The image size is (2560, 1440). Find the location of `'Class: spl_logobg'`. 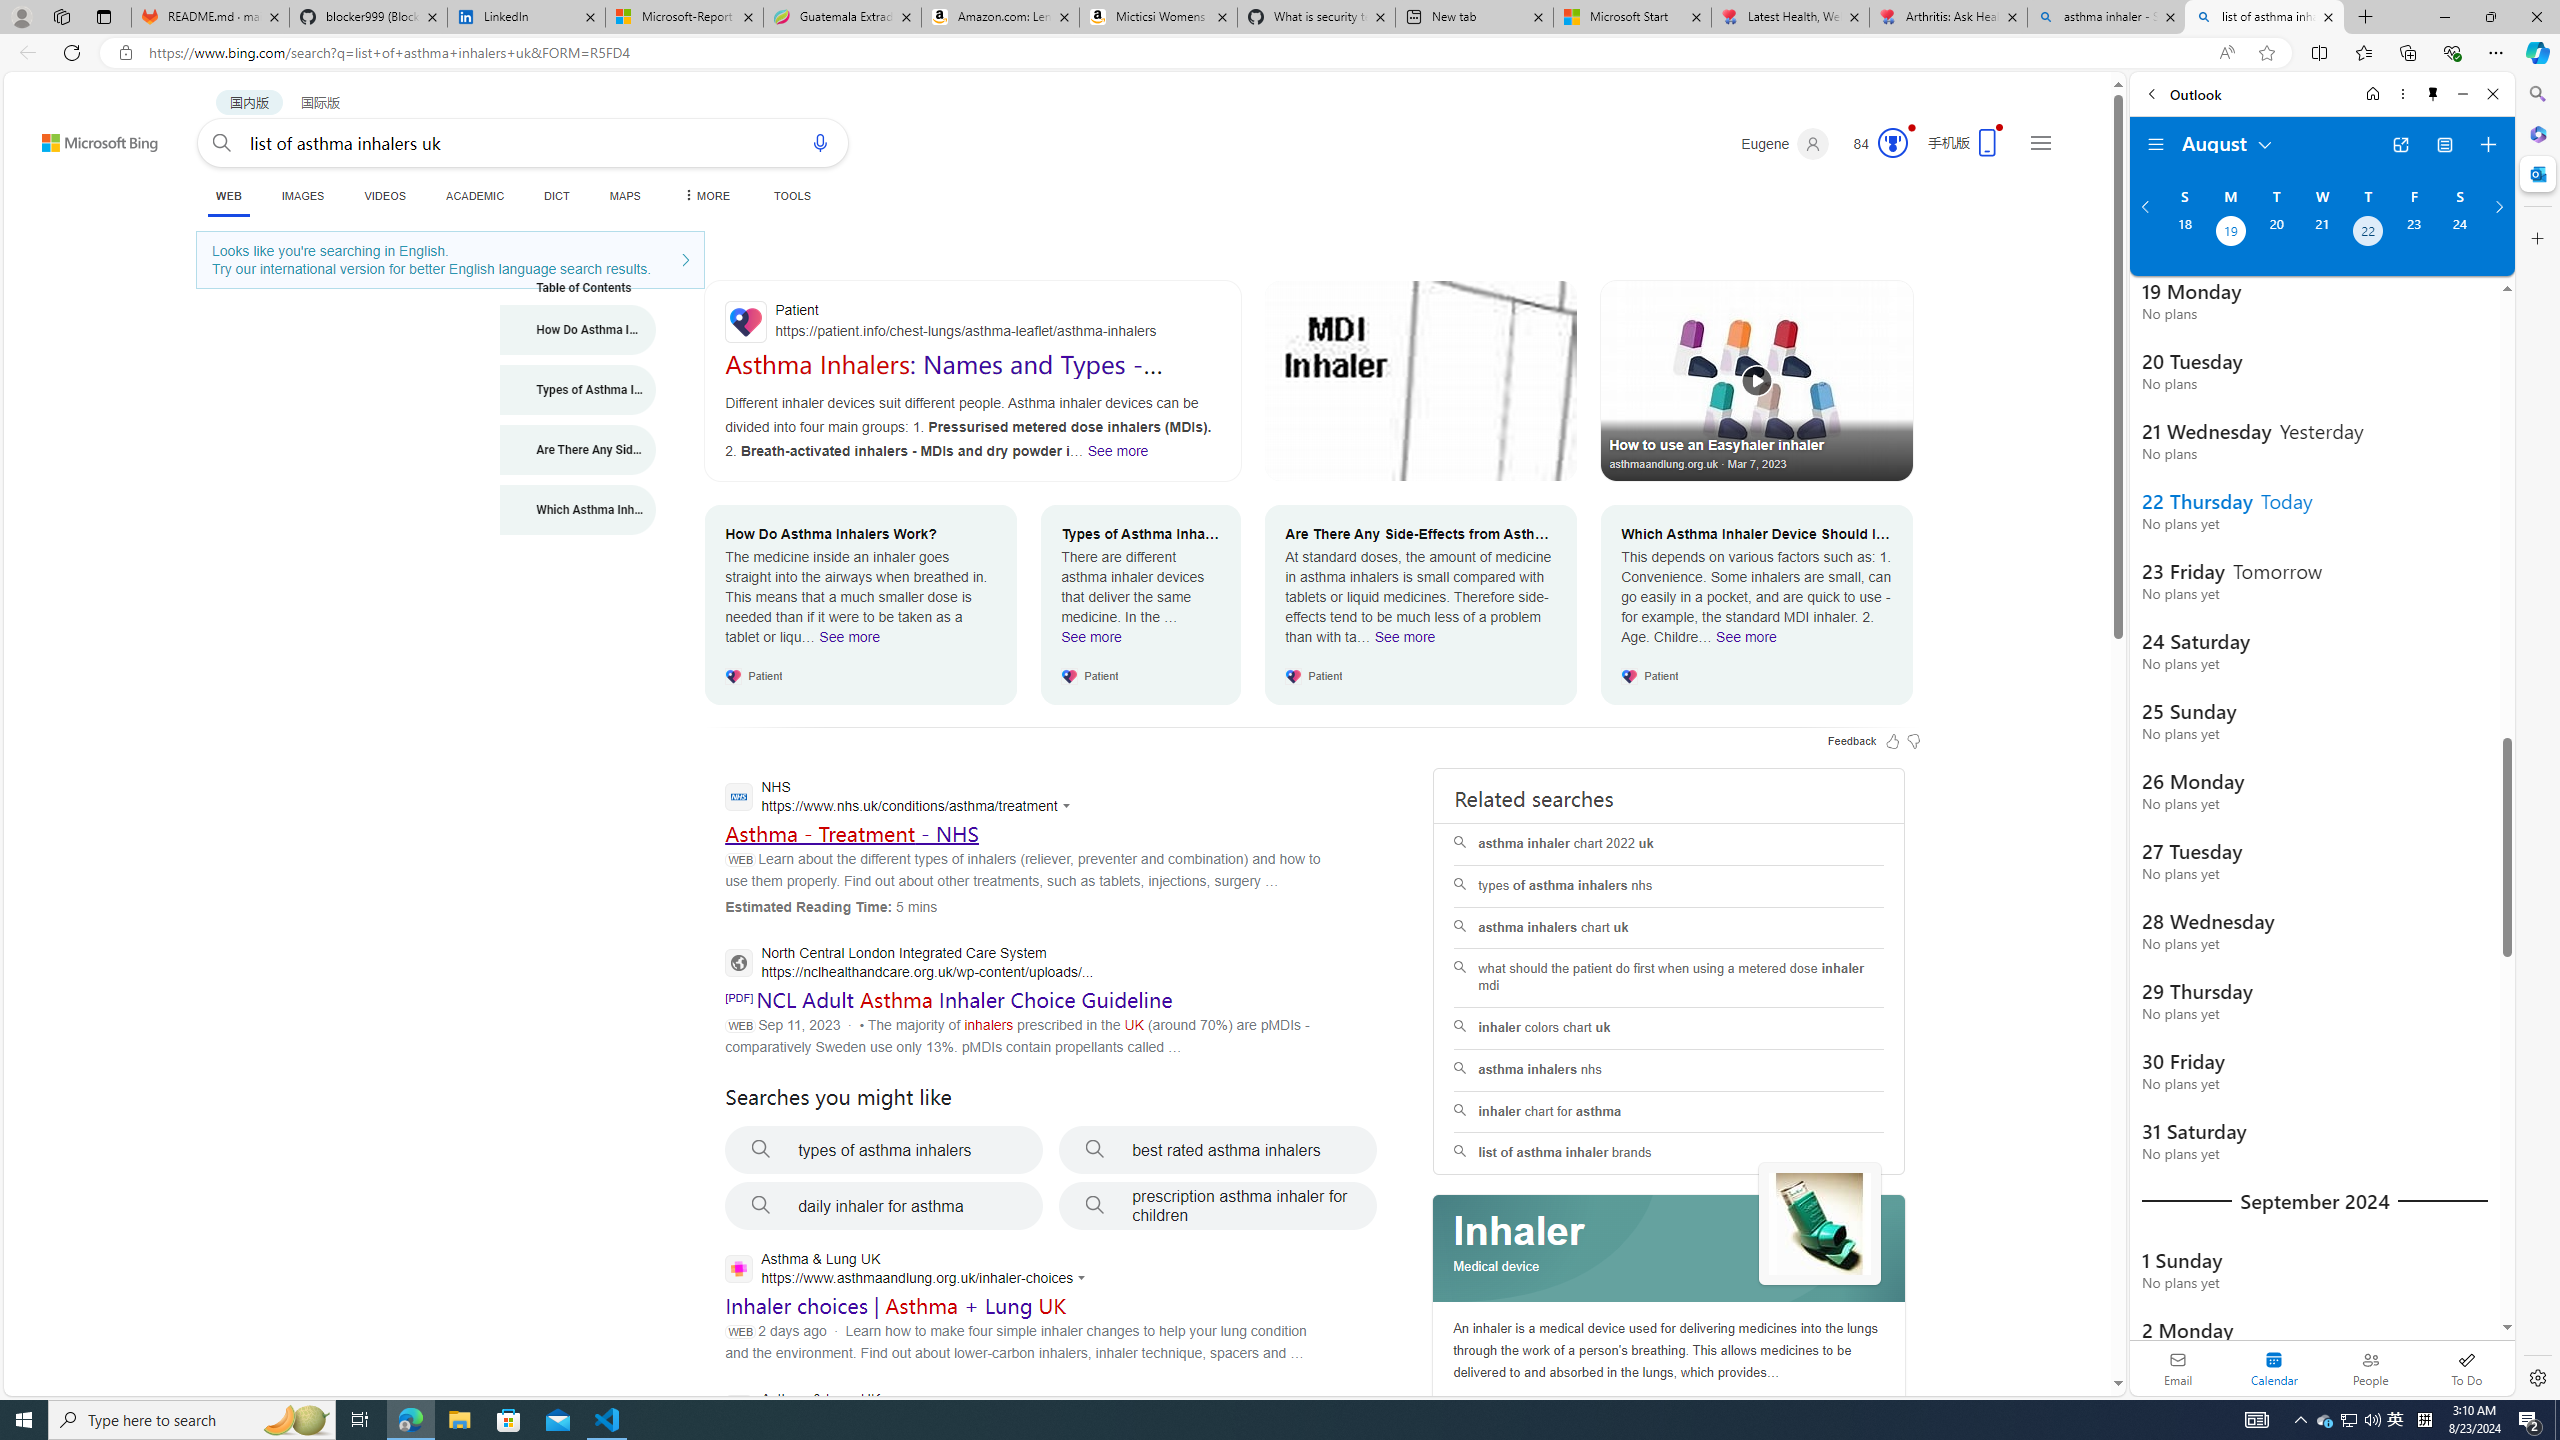

'Class: spl_logobg' is located at coordinates (1670, 1248).